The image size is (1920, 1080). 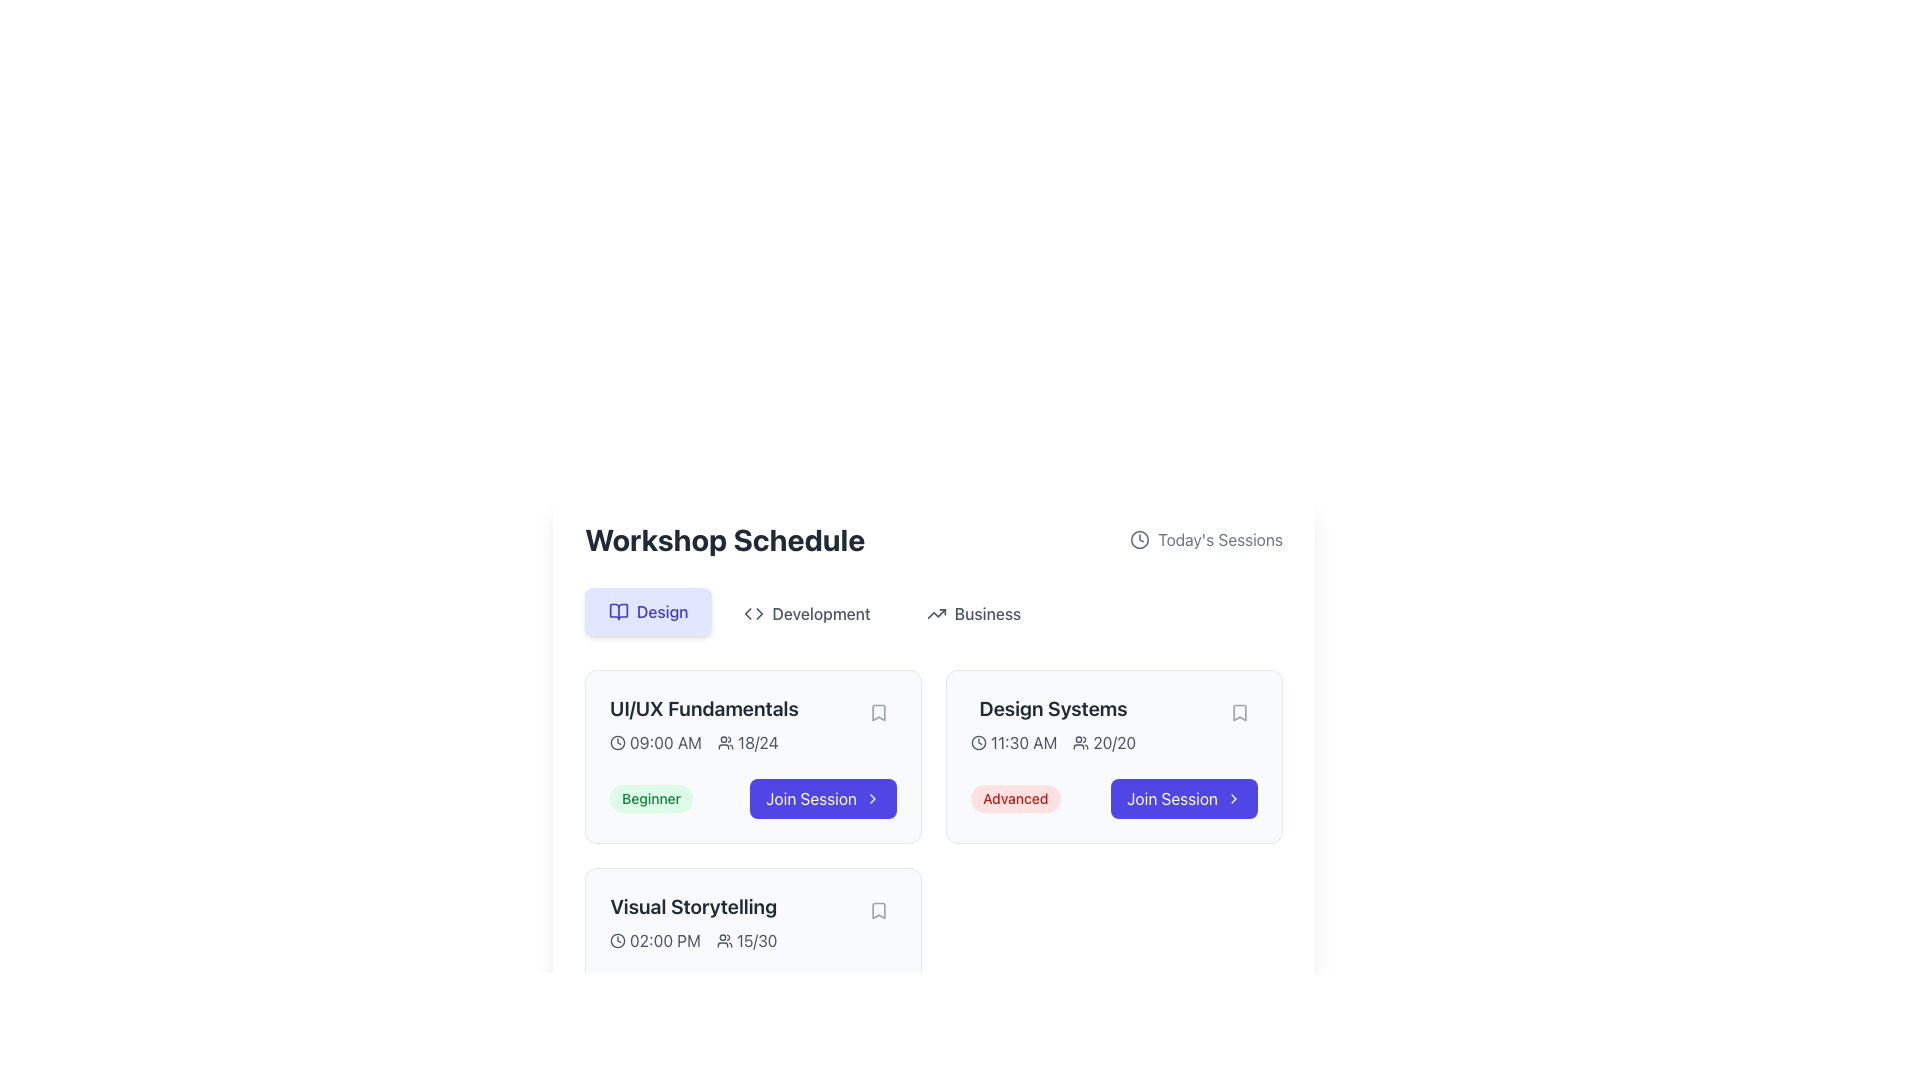 I want to click on text label indicating the current sessions or schedule located to the right of the clock icon at the top-right section of the interface, so click(x=1219, y=540).